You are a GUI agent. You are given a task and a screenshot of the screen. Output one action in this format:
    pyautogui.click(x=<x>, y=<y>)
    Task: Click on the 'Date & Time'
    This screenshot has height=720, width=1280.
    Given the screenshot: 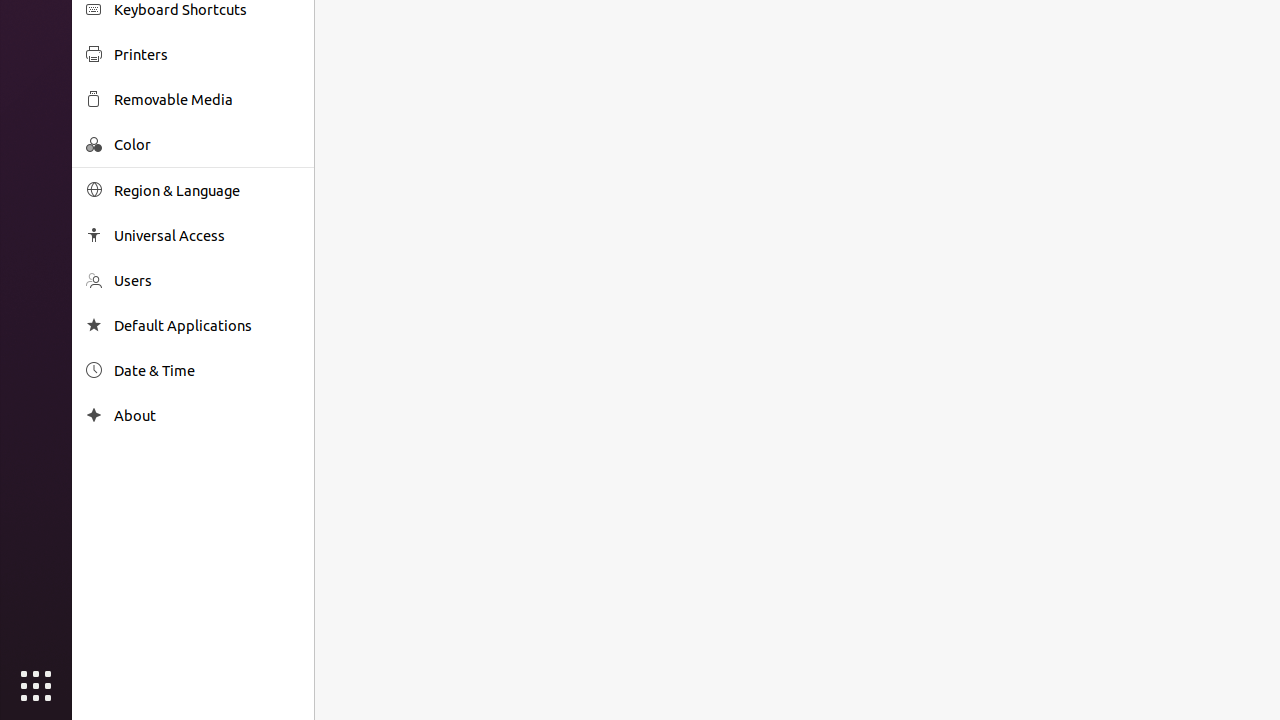 What is the action you would take?
    pyautogui.click(x=206, y=370)
    